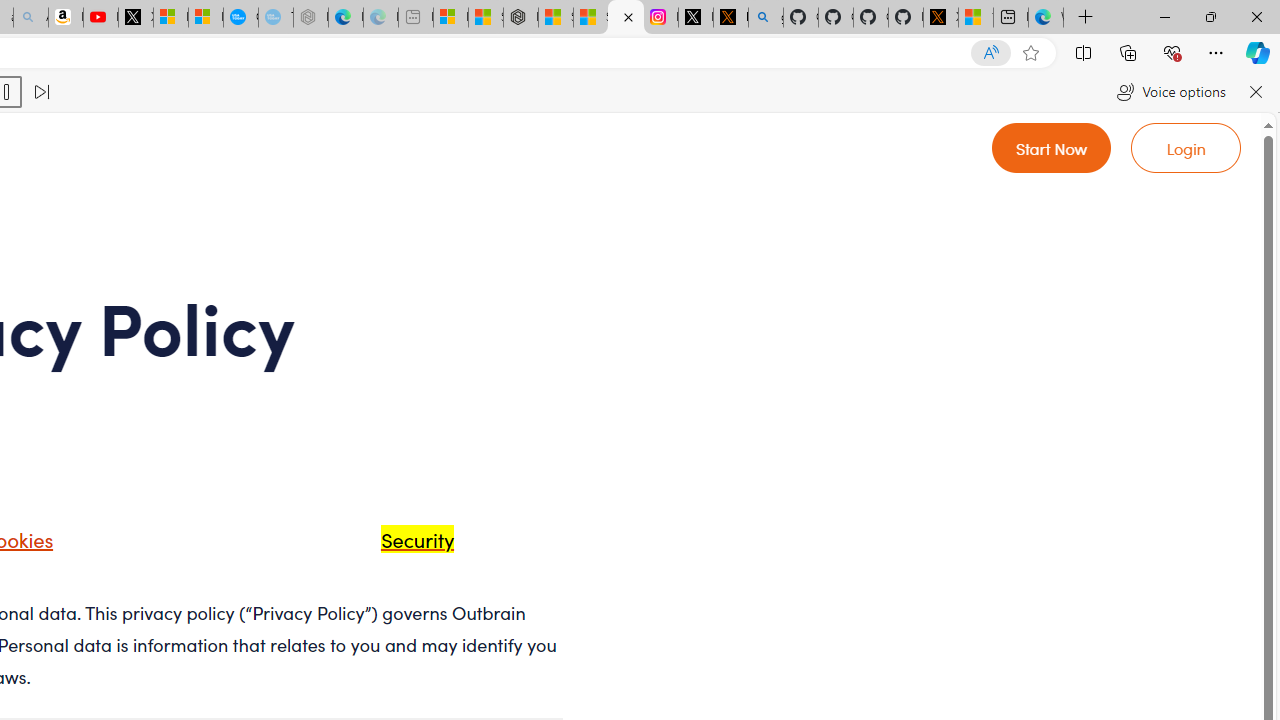 This screenshot has width=1280, height=720. I want to click on 'github - Search', so click(765, 17).